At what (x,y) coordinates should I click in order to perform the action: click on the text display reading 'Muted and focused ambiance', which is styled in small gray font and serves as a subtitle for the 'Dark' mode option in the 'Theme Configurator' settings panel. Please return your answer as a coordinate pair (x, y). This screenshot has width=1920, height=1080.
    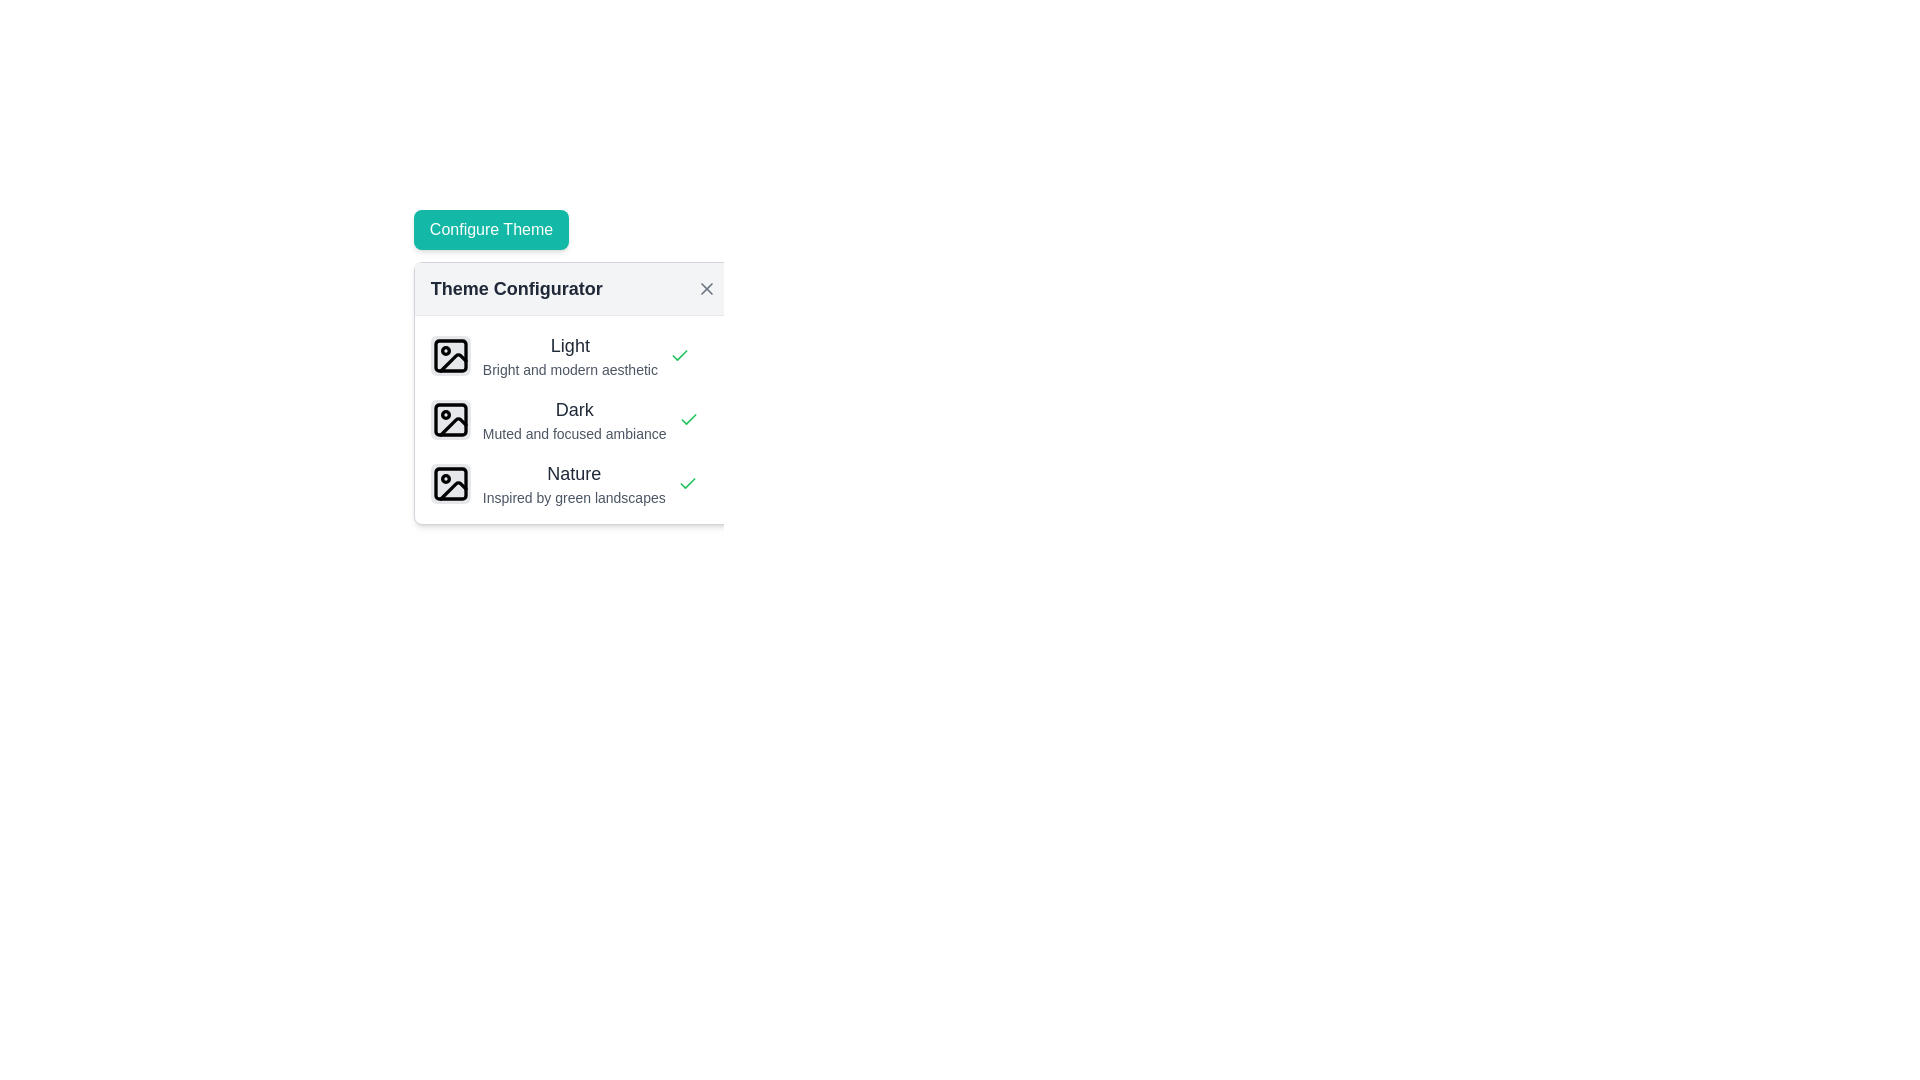
    Looking at the image, I should click on (573, 433).